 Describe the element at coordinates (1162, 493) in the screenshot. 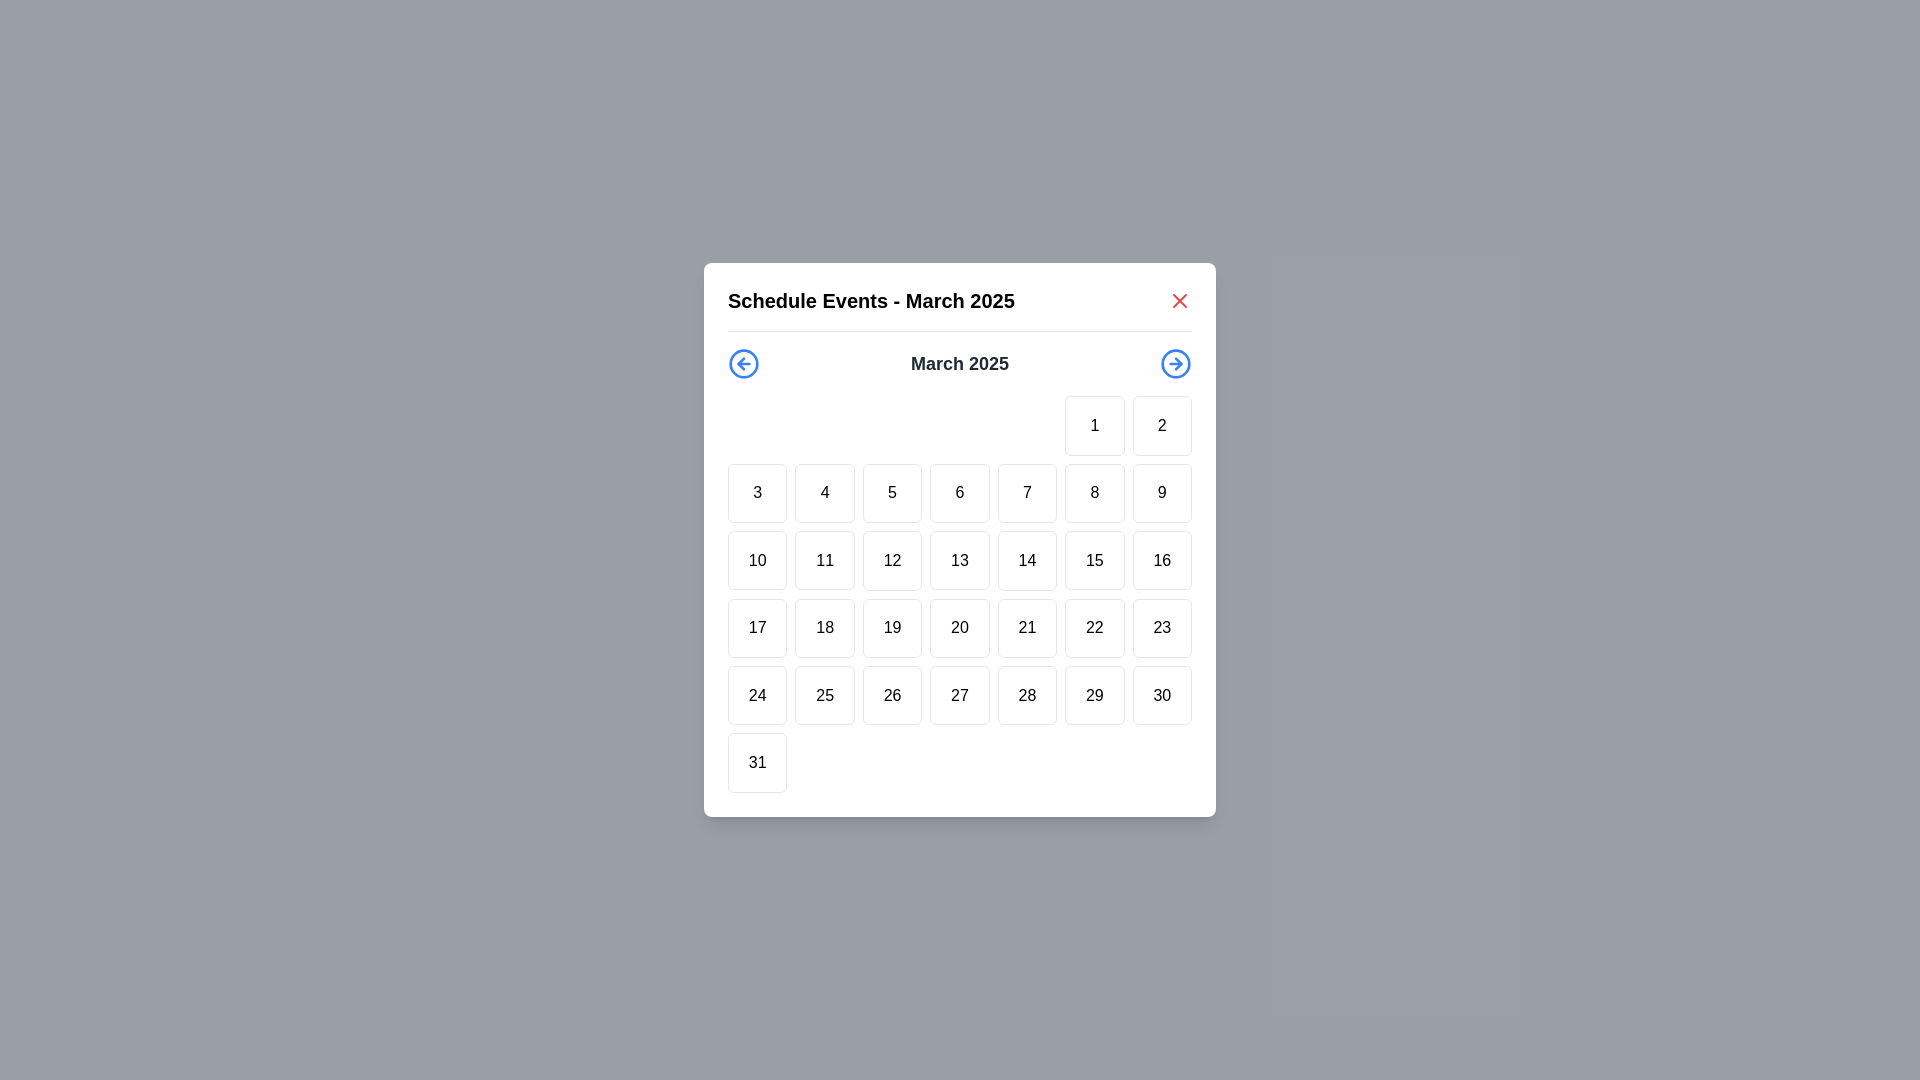

I see `the button representing day 9 in the calendar` at that location.